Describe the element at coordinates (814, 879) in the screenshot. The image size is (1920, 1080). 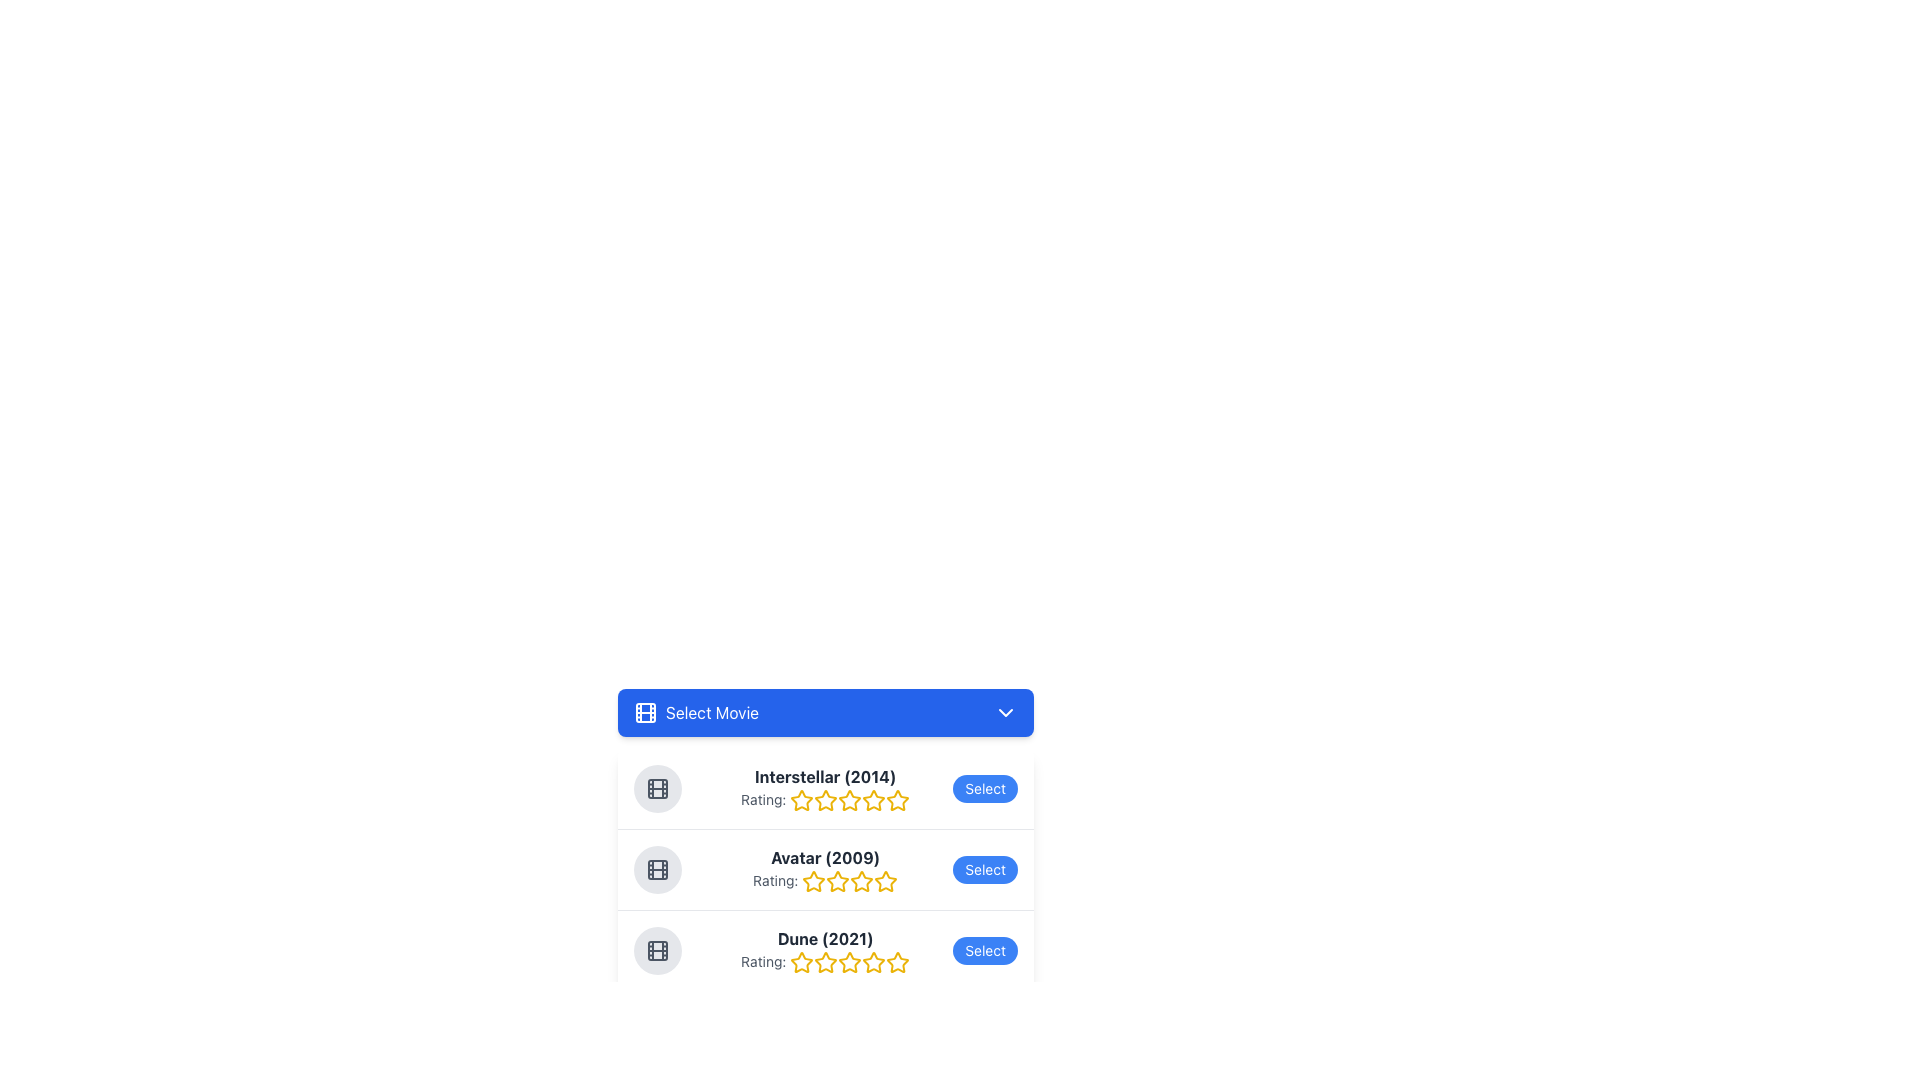
I see `the second rating star for the movie 'Avatar (2009)' to rate at level 2` at that location.